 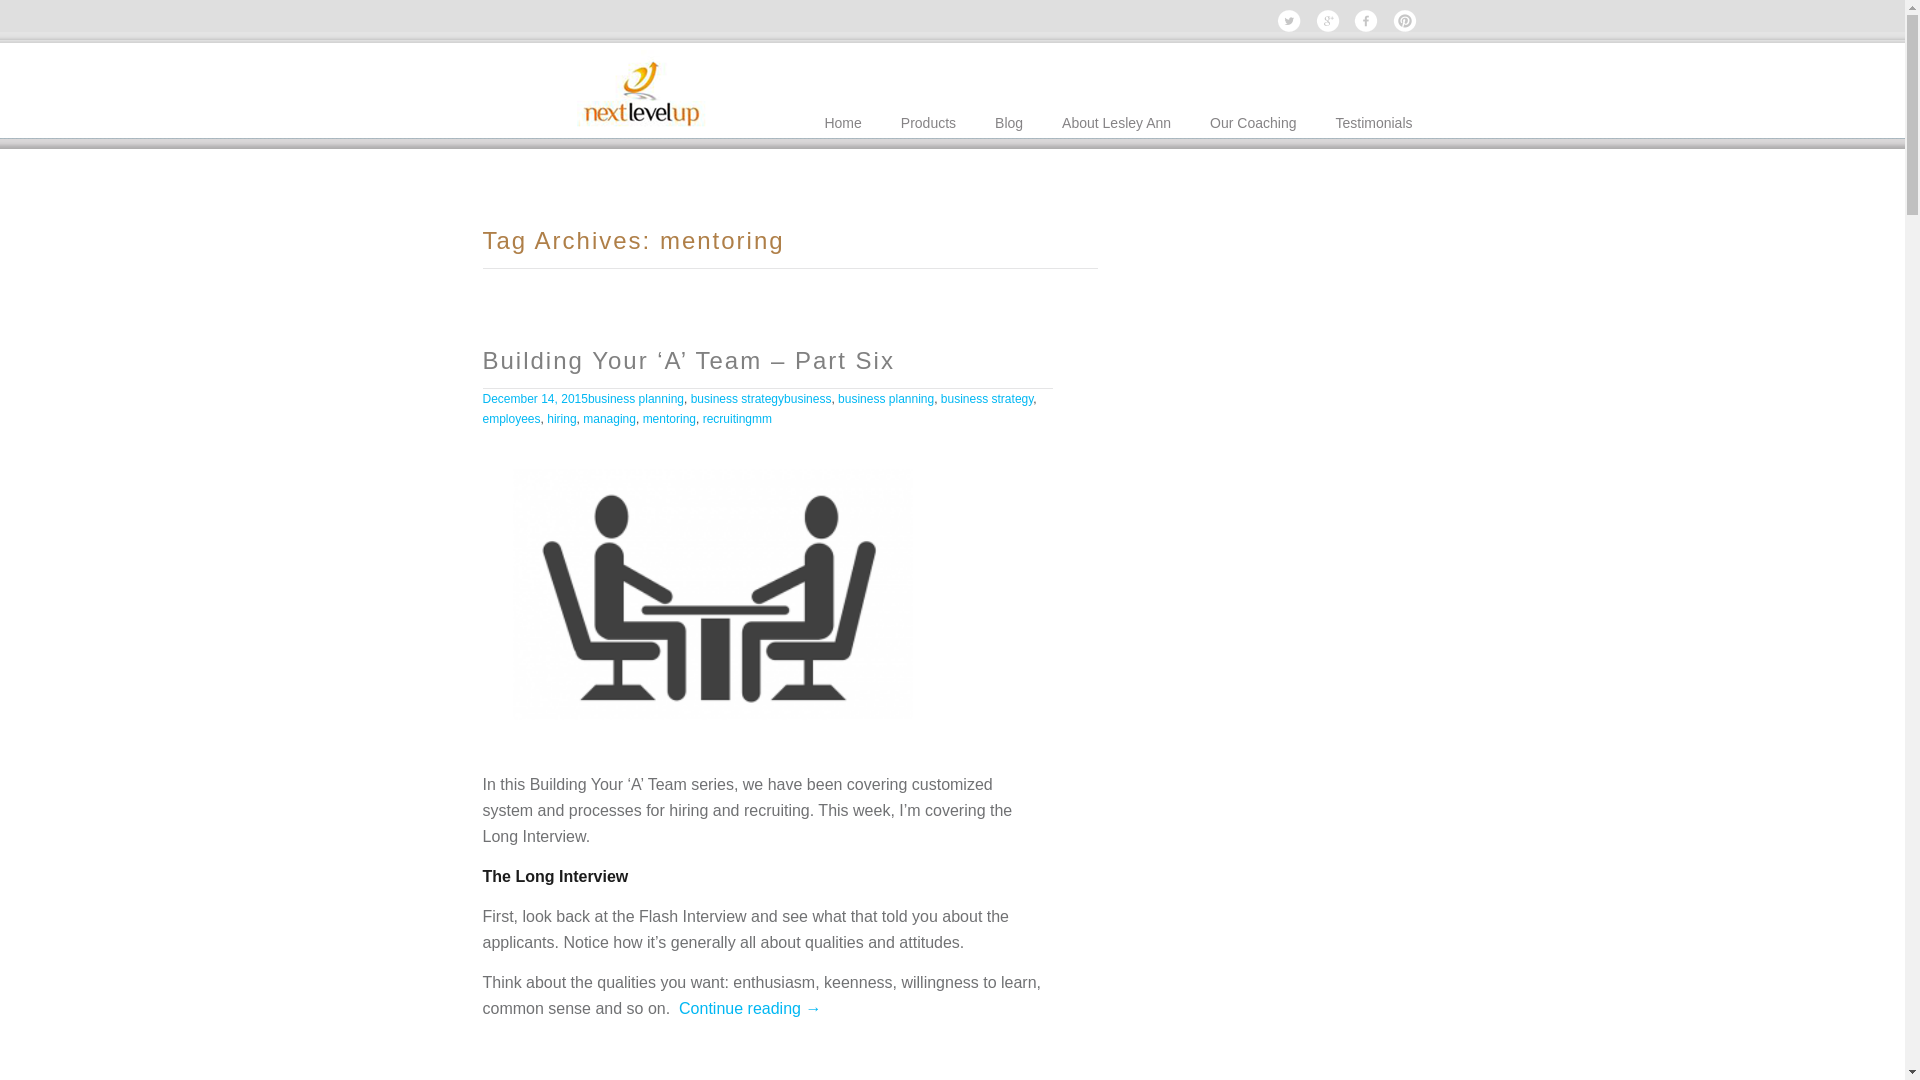 I want to click on 'Products', so click(x=927, y=115).